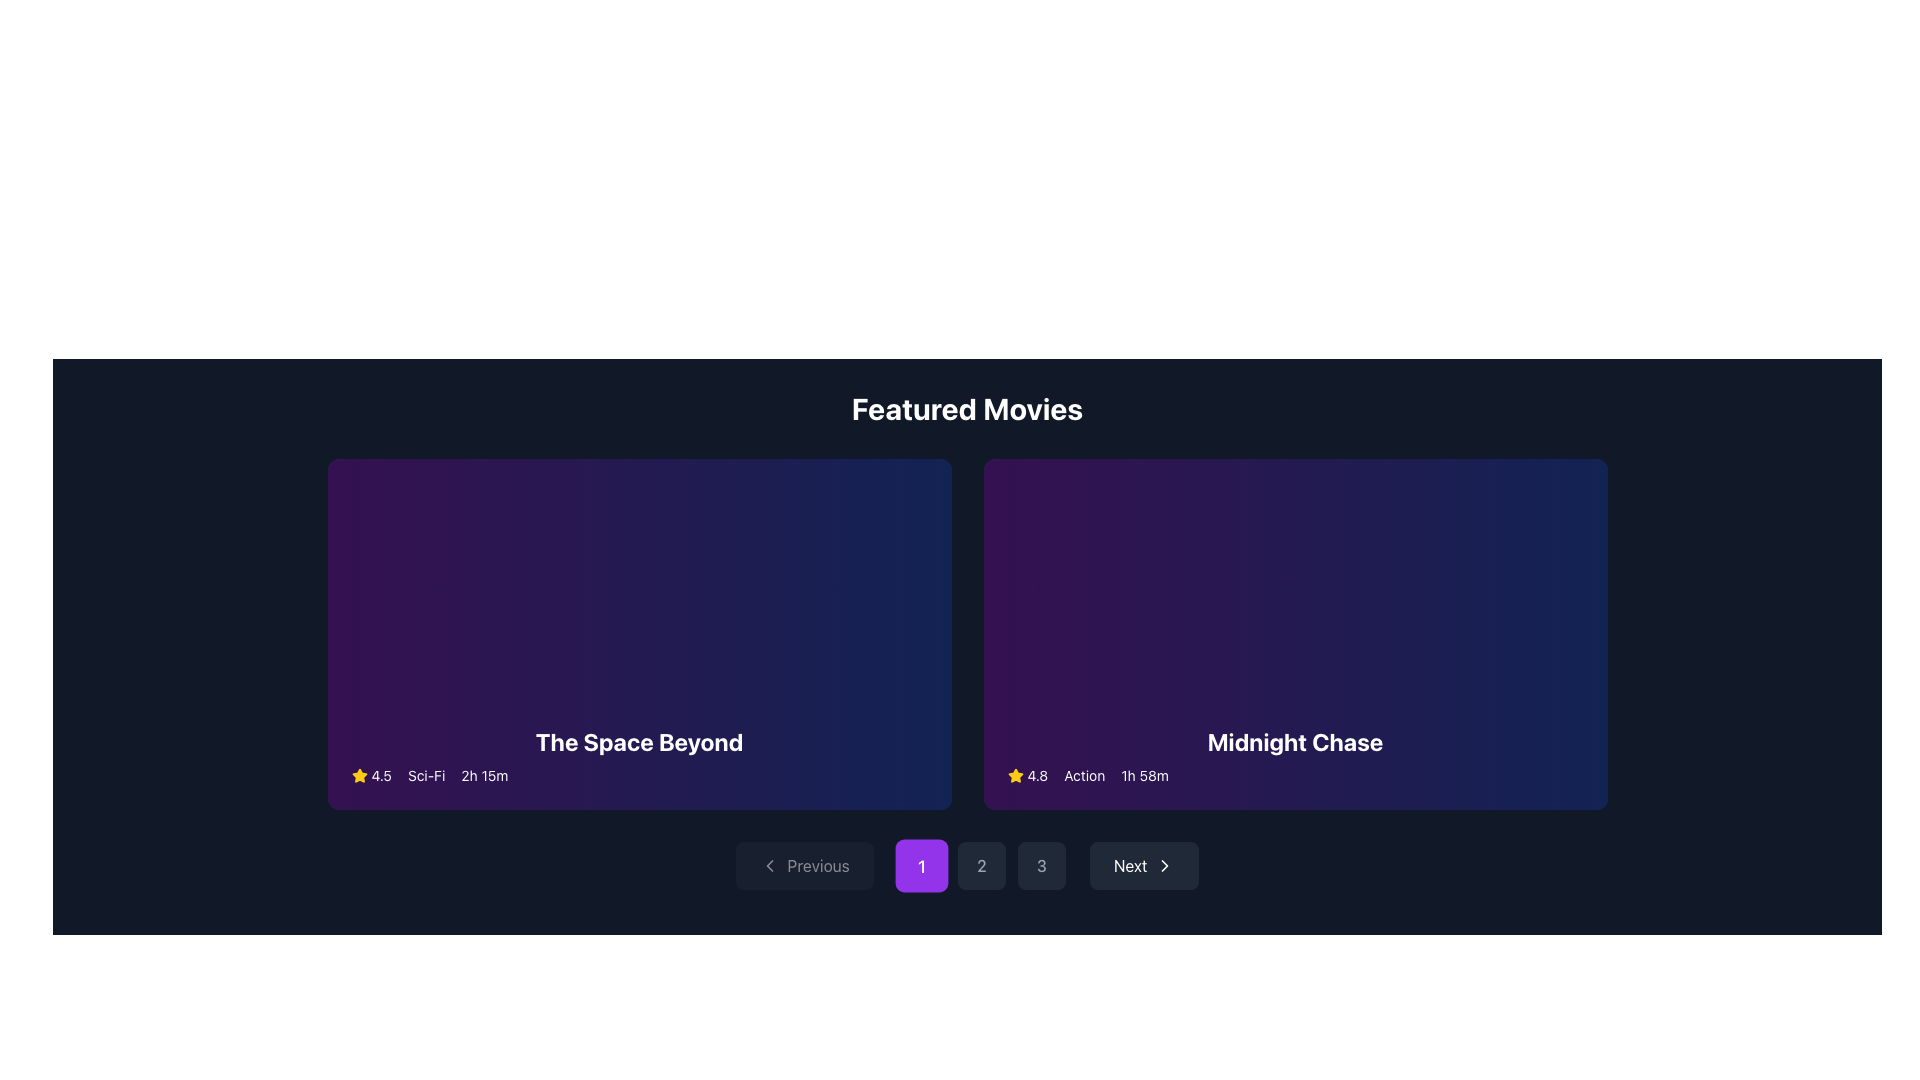 This screenshot has height=1080, width=1920. What do you see at coordinates (981, 865) in the screenshot?
I see `the pagination button labeled '2'` at bounding box center [981, 865].